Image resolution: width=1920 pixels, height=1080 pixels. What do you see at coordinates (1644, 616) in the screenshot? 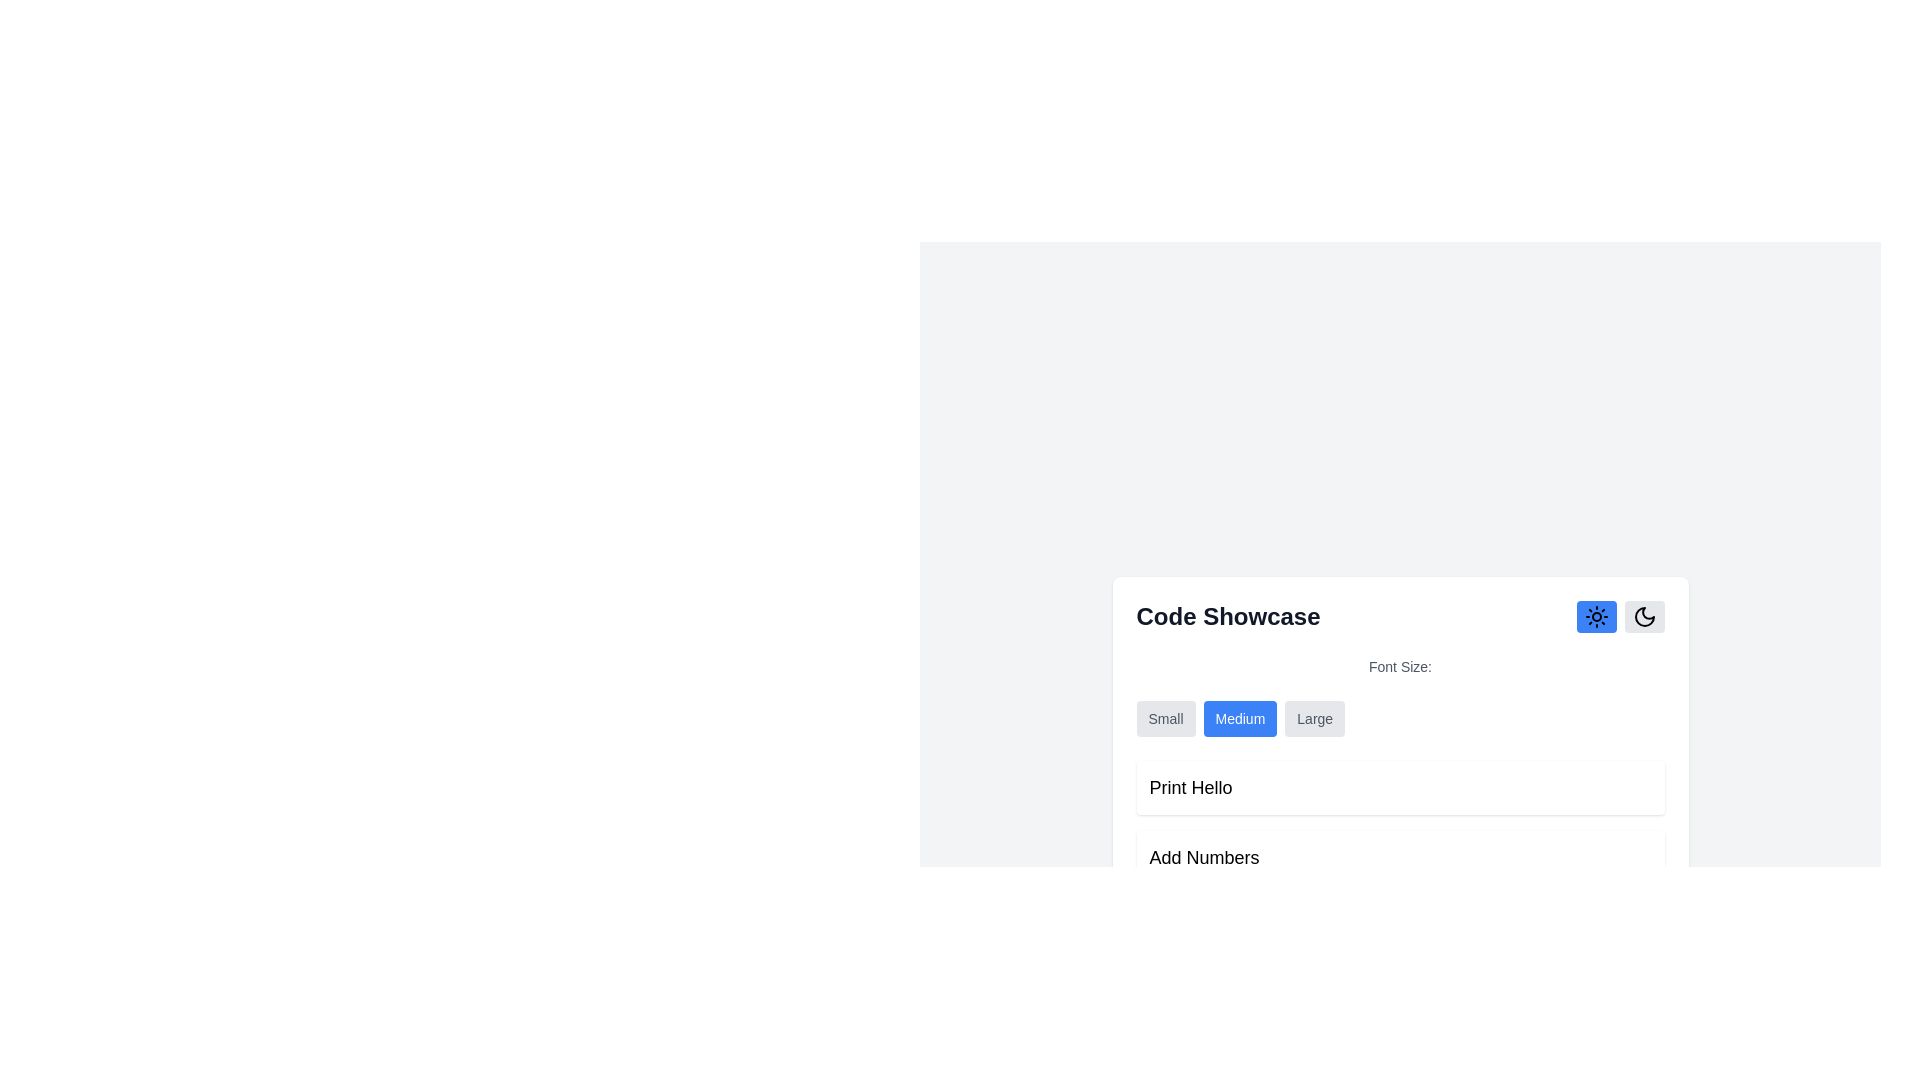
I see `the compact moon icon (SVG)` at bounding box center [1644, 616].